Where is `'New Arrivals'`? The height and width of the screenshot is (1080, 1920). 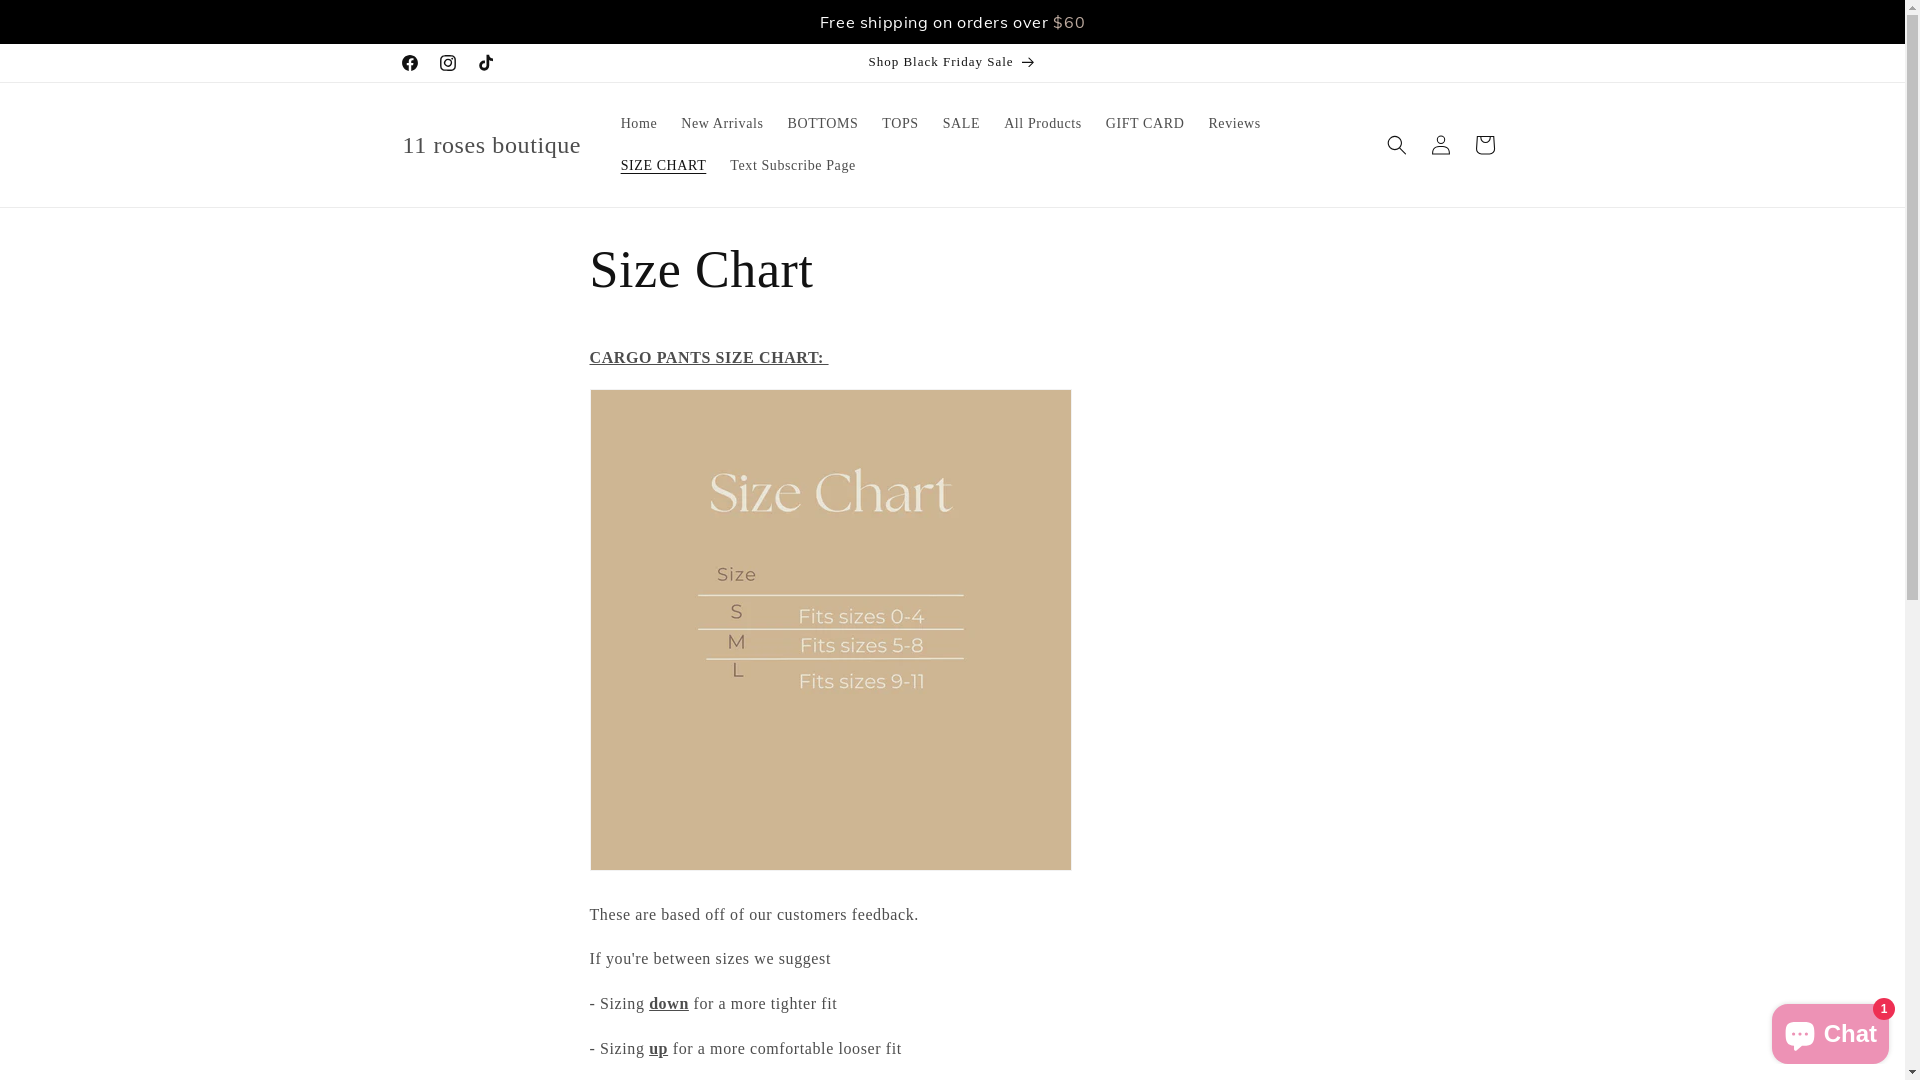 'New Arrivals' is located at coordinates (668, 123).